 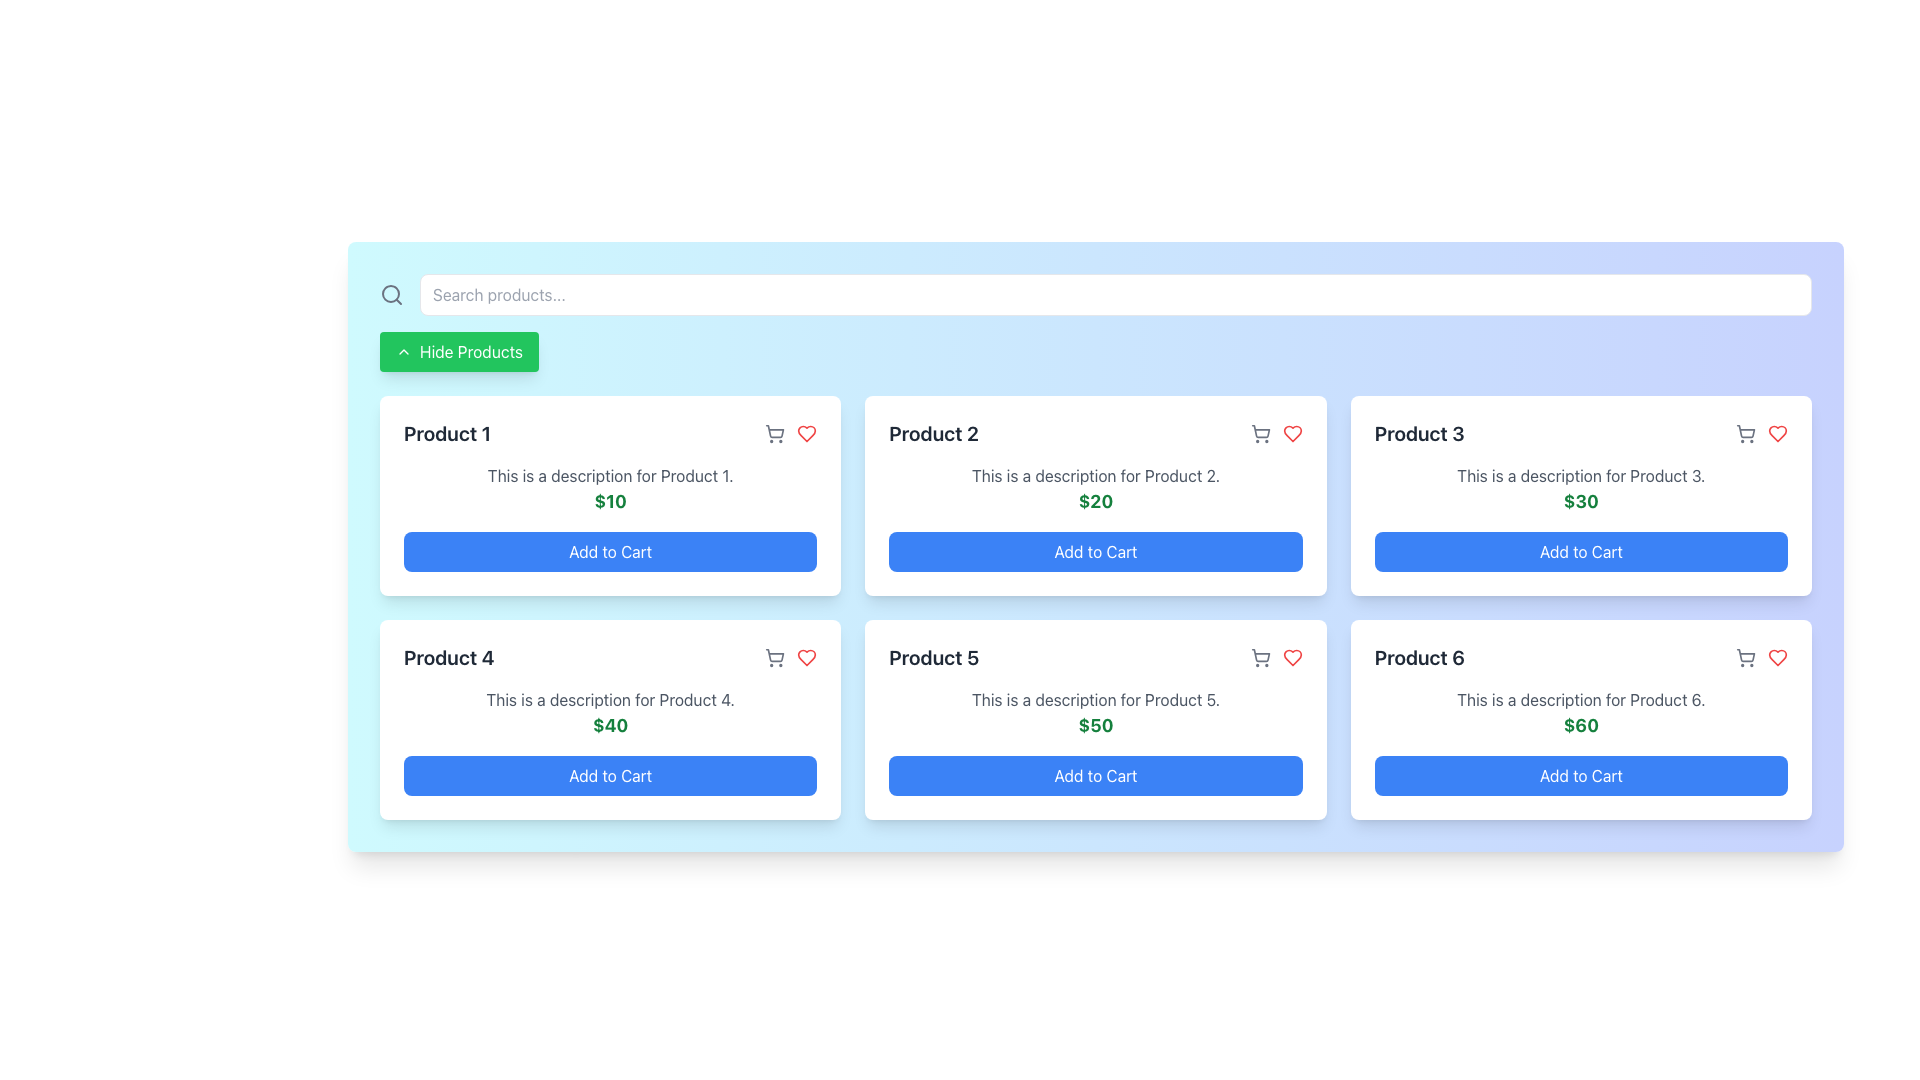 What do you see at coordinates (1259, 430) in the screenshot?
I see `the shopping cart icon located at the top-right of the product card for 'Product 2'` at bounding box center [1259, 430].